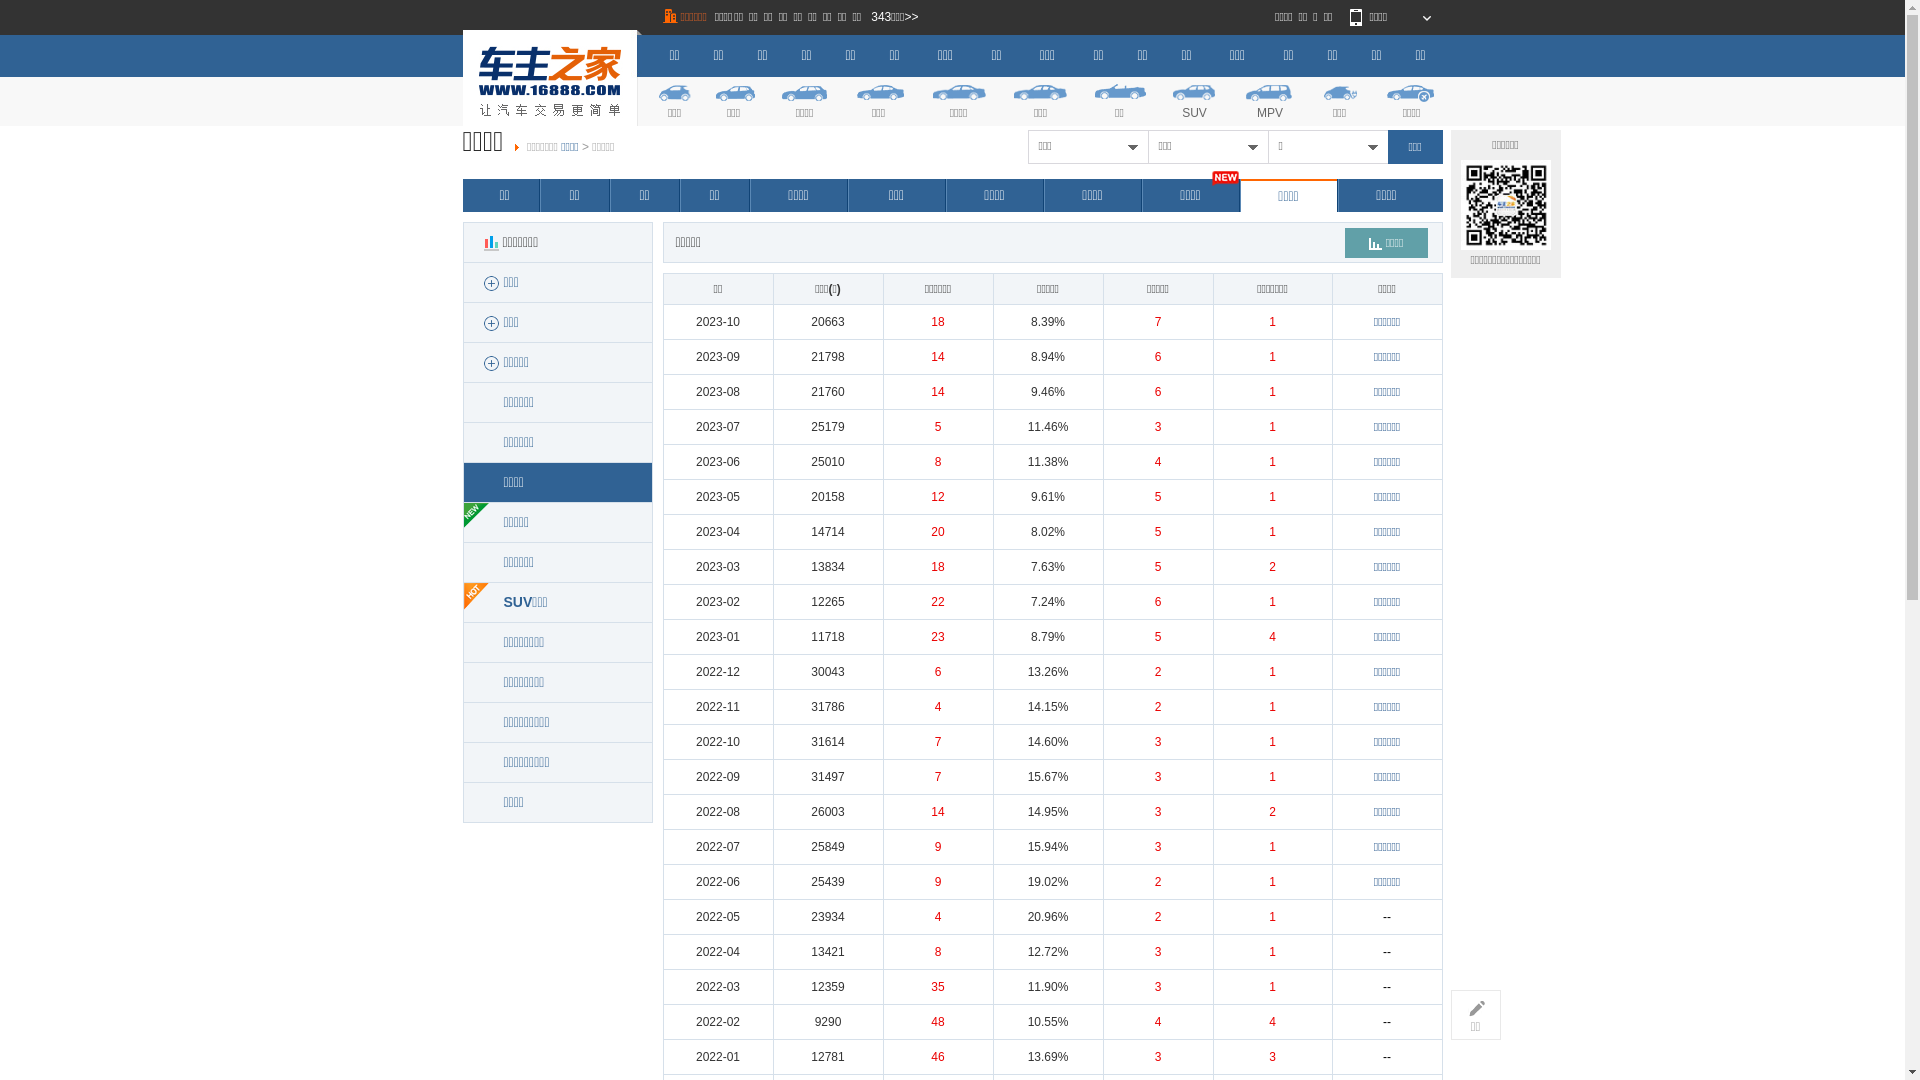 This screenshot has height=1080, width=1920. I want to click on '23', so click(936, 636).